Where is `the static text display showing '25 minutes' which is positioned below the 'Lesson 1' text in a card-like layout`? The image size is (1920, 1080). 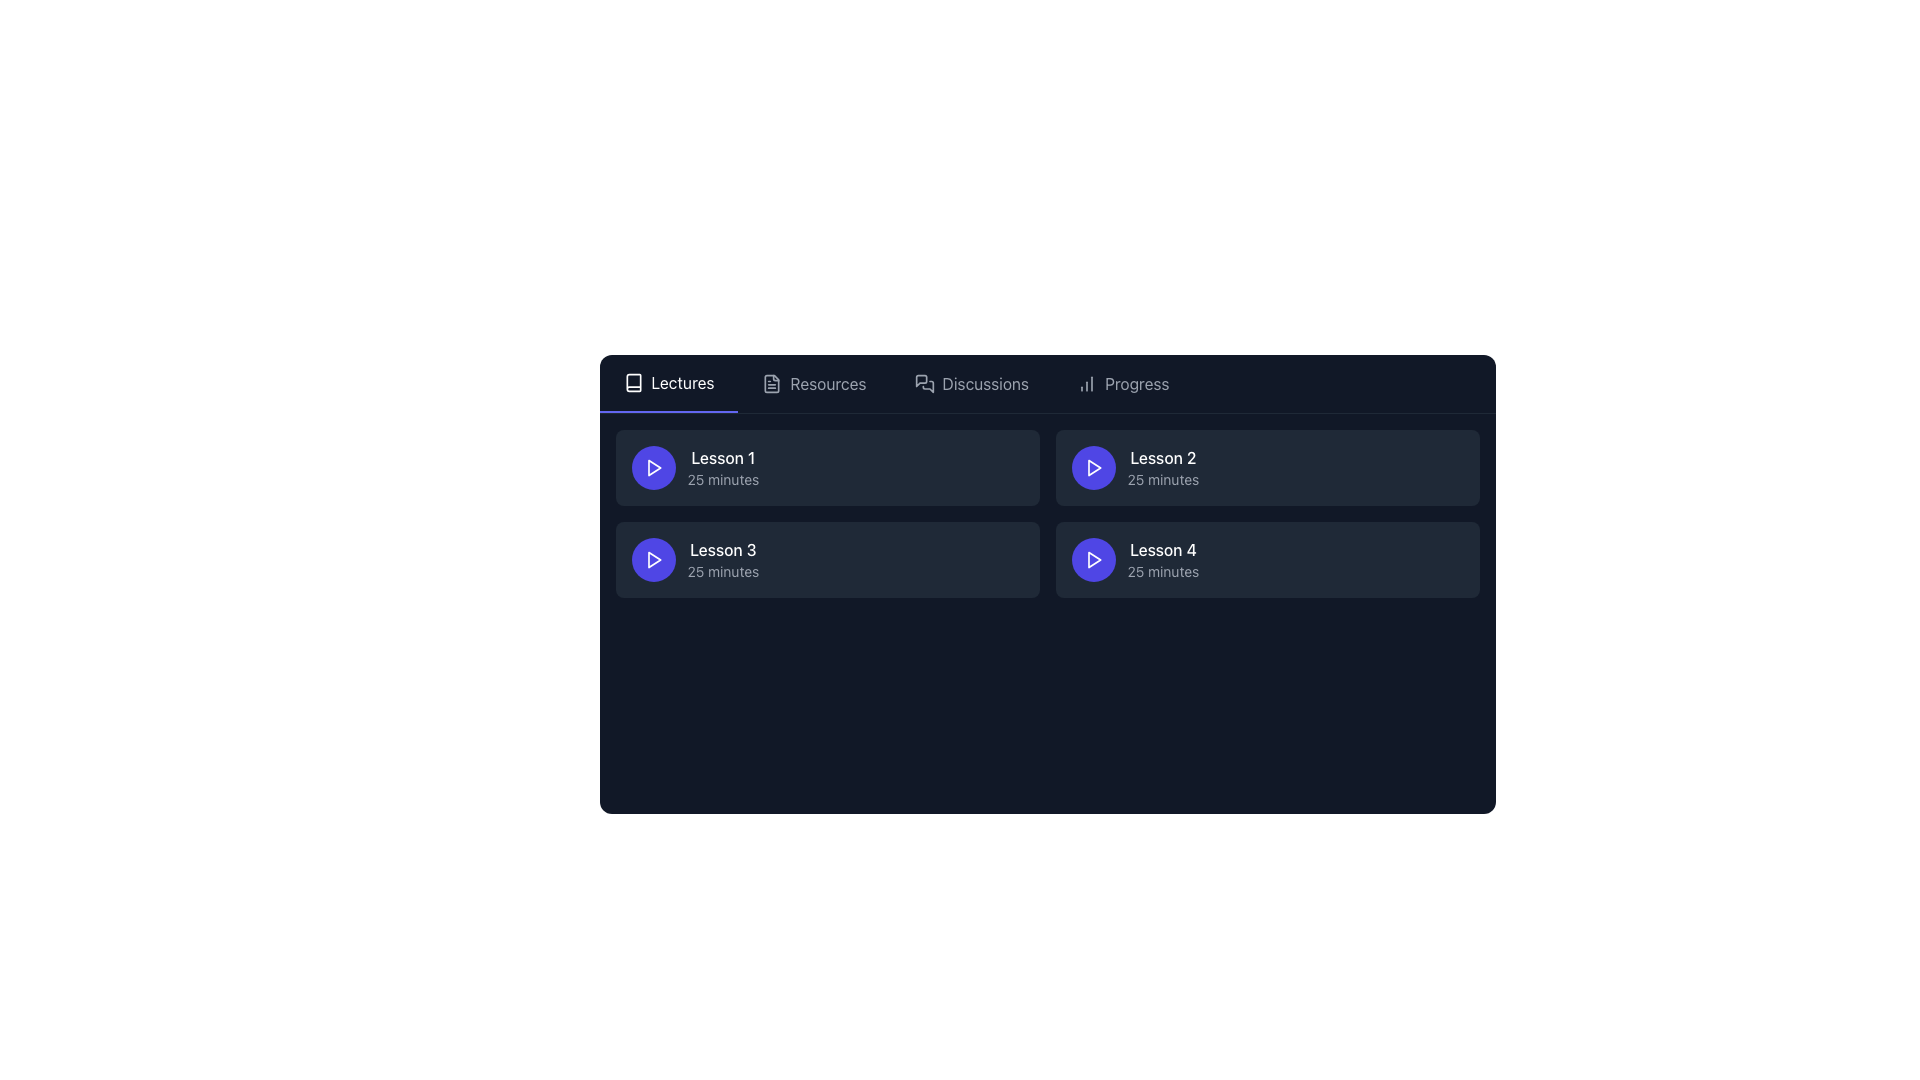 the static text display showing '25 minutes' which is positioned below the 'Lesson 1' text in a card-like layout is located at coordinates (722, 479).